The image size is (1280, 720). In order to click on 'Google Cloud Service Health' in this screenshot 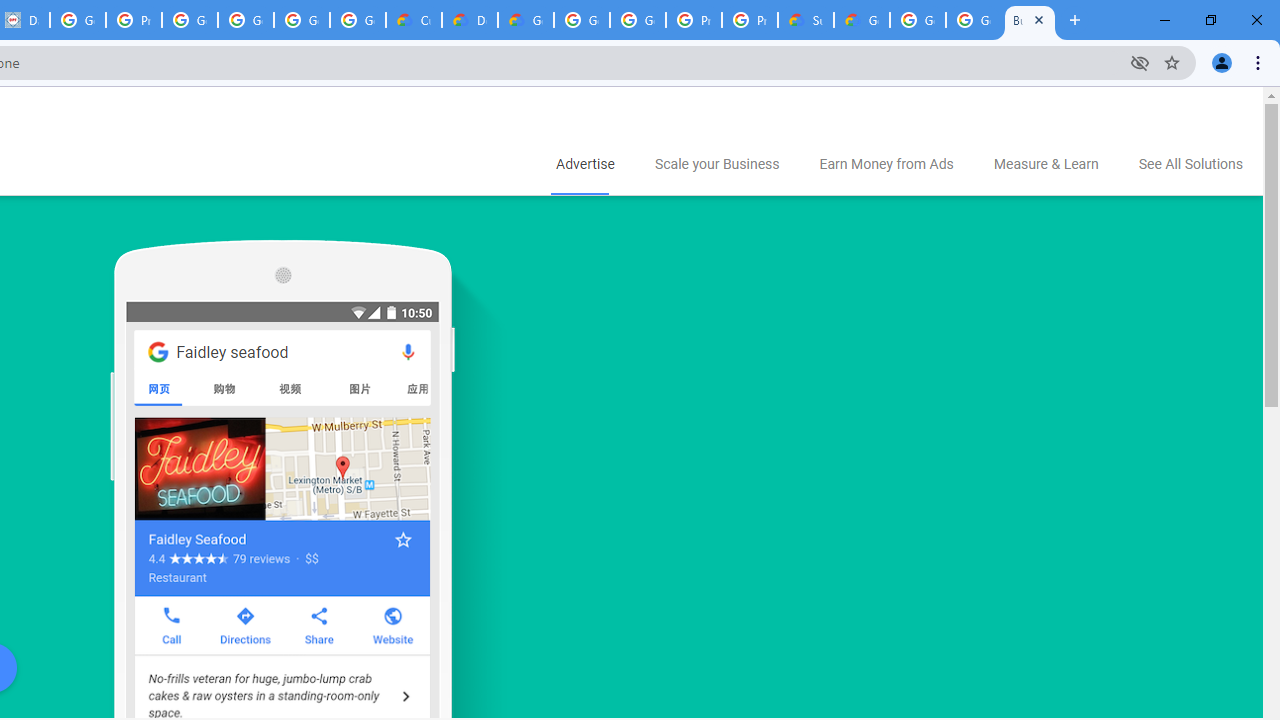, I will do `click(862, 20)`.